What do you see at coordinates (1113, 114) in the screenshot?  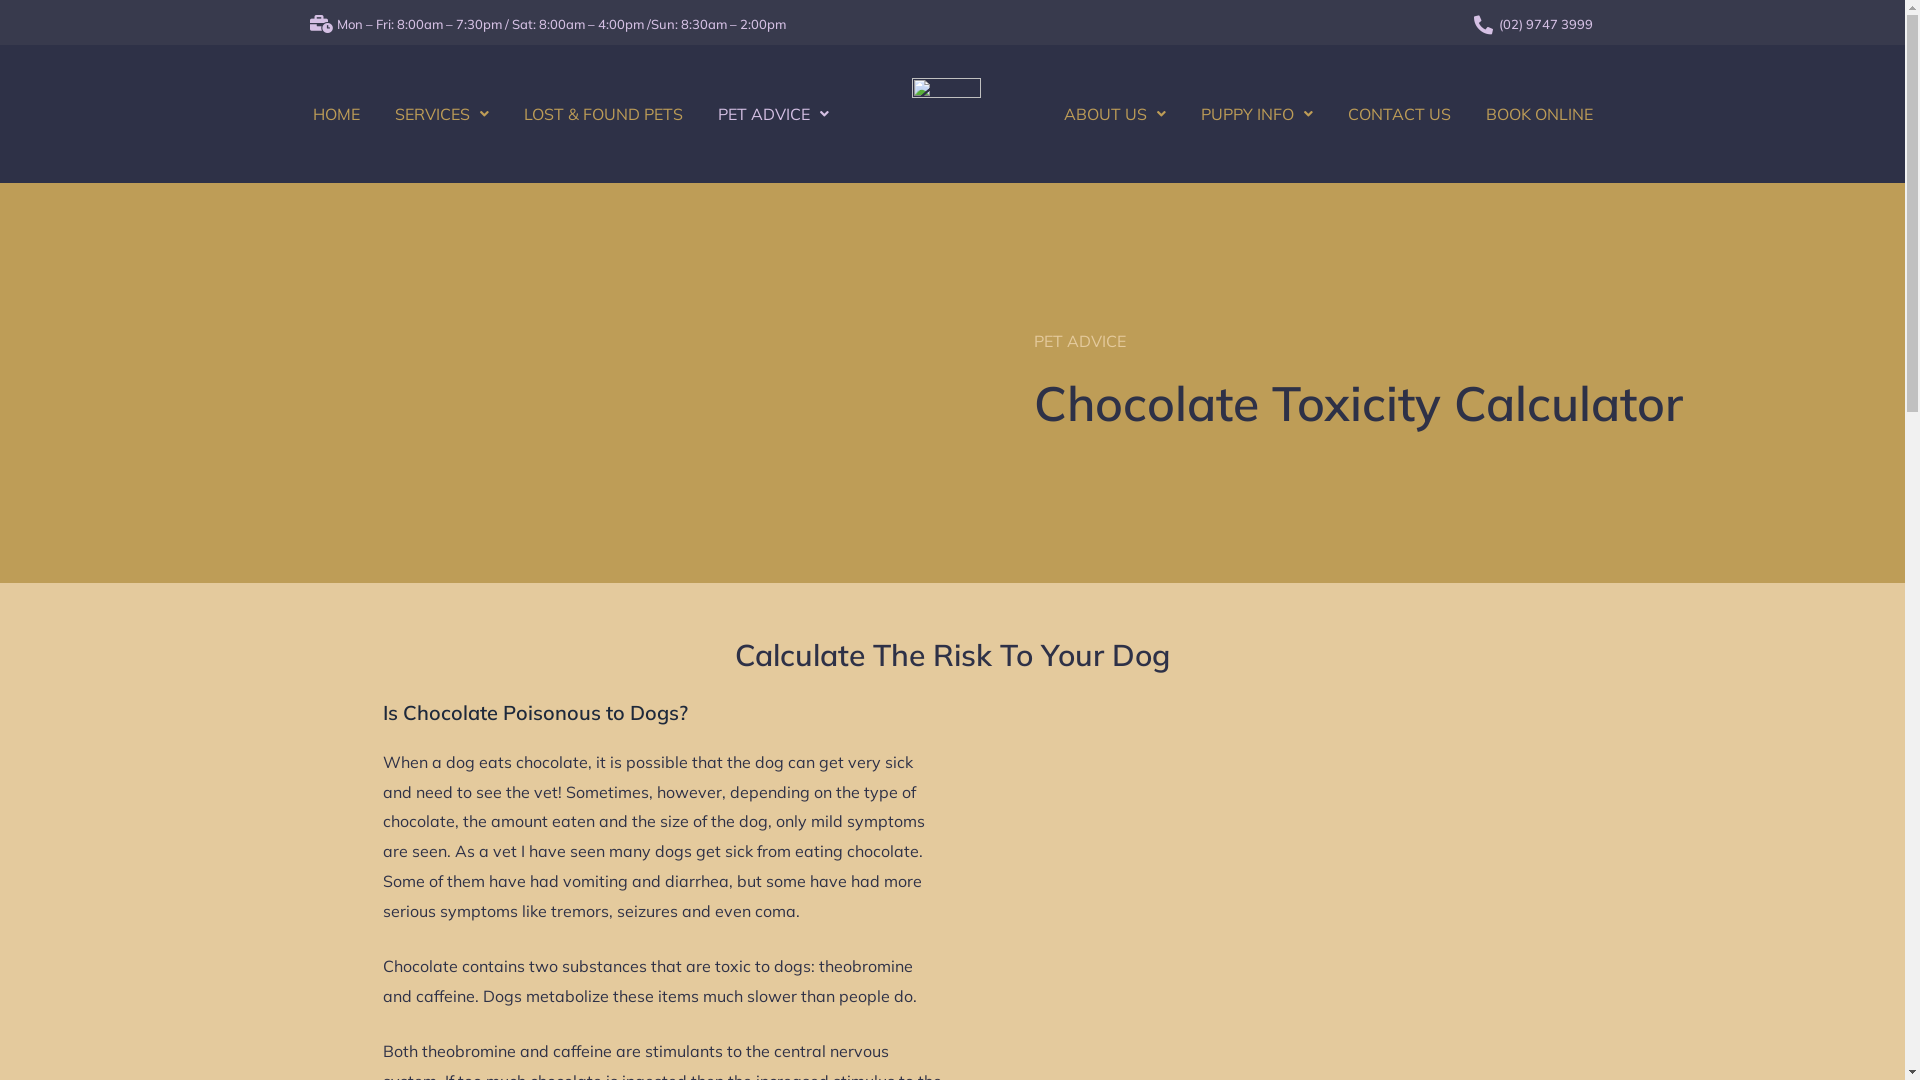 I see `'ABOUT US'` at bounding box center [1113, 114].